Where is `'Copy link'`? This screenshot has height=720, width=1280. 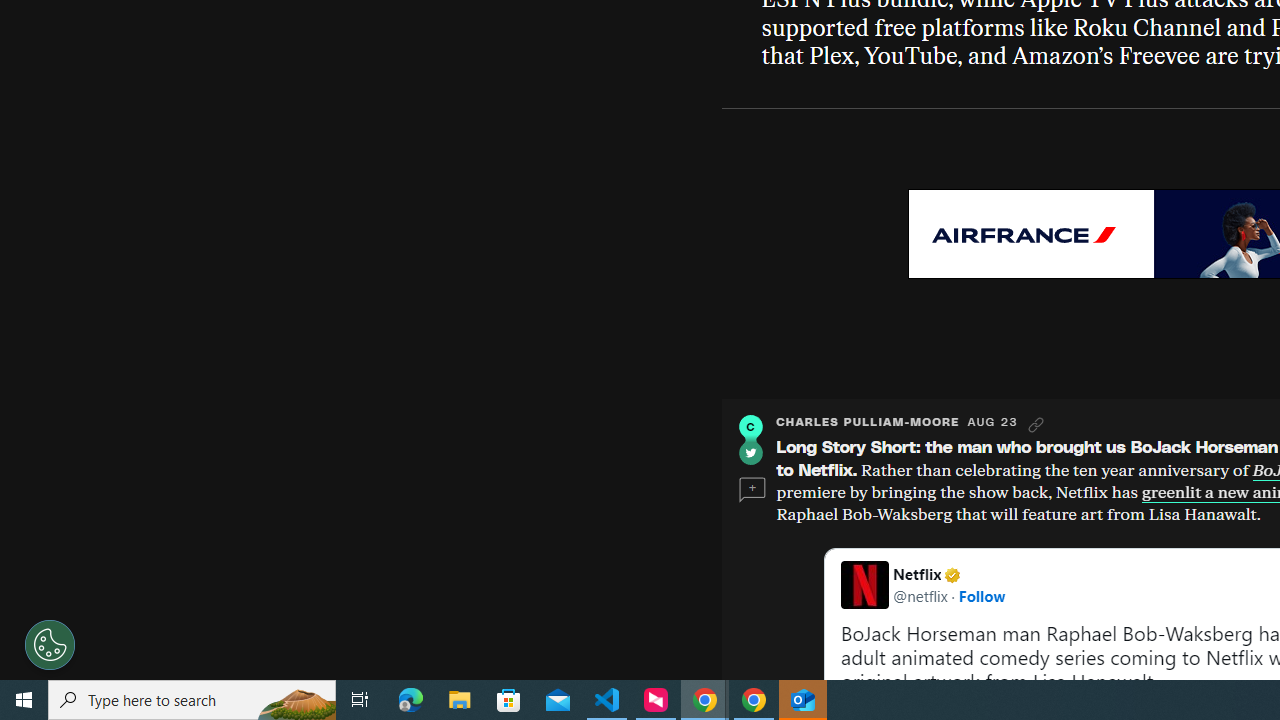 'Copy link' is located at coordinates (1036, 424).